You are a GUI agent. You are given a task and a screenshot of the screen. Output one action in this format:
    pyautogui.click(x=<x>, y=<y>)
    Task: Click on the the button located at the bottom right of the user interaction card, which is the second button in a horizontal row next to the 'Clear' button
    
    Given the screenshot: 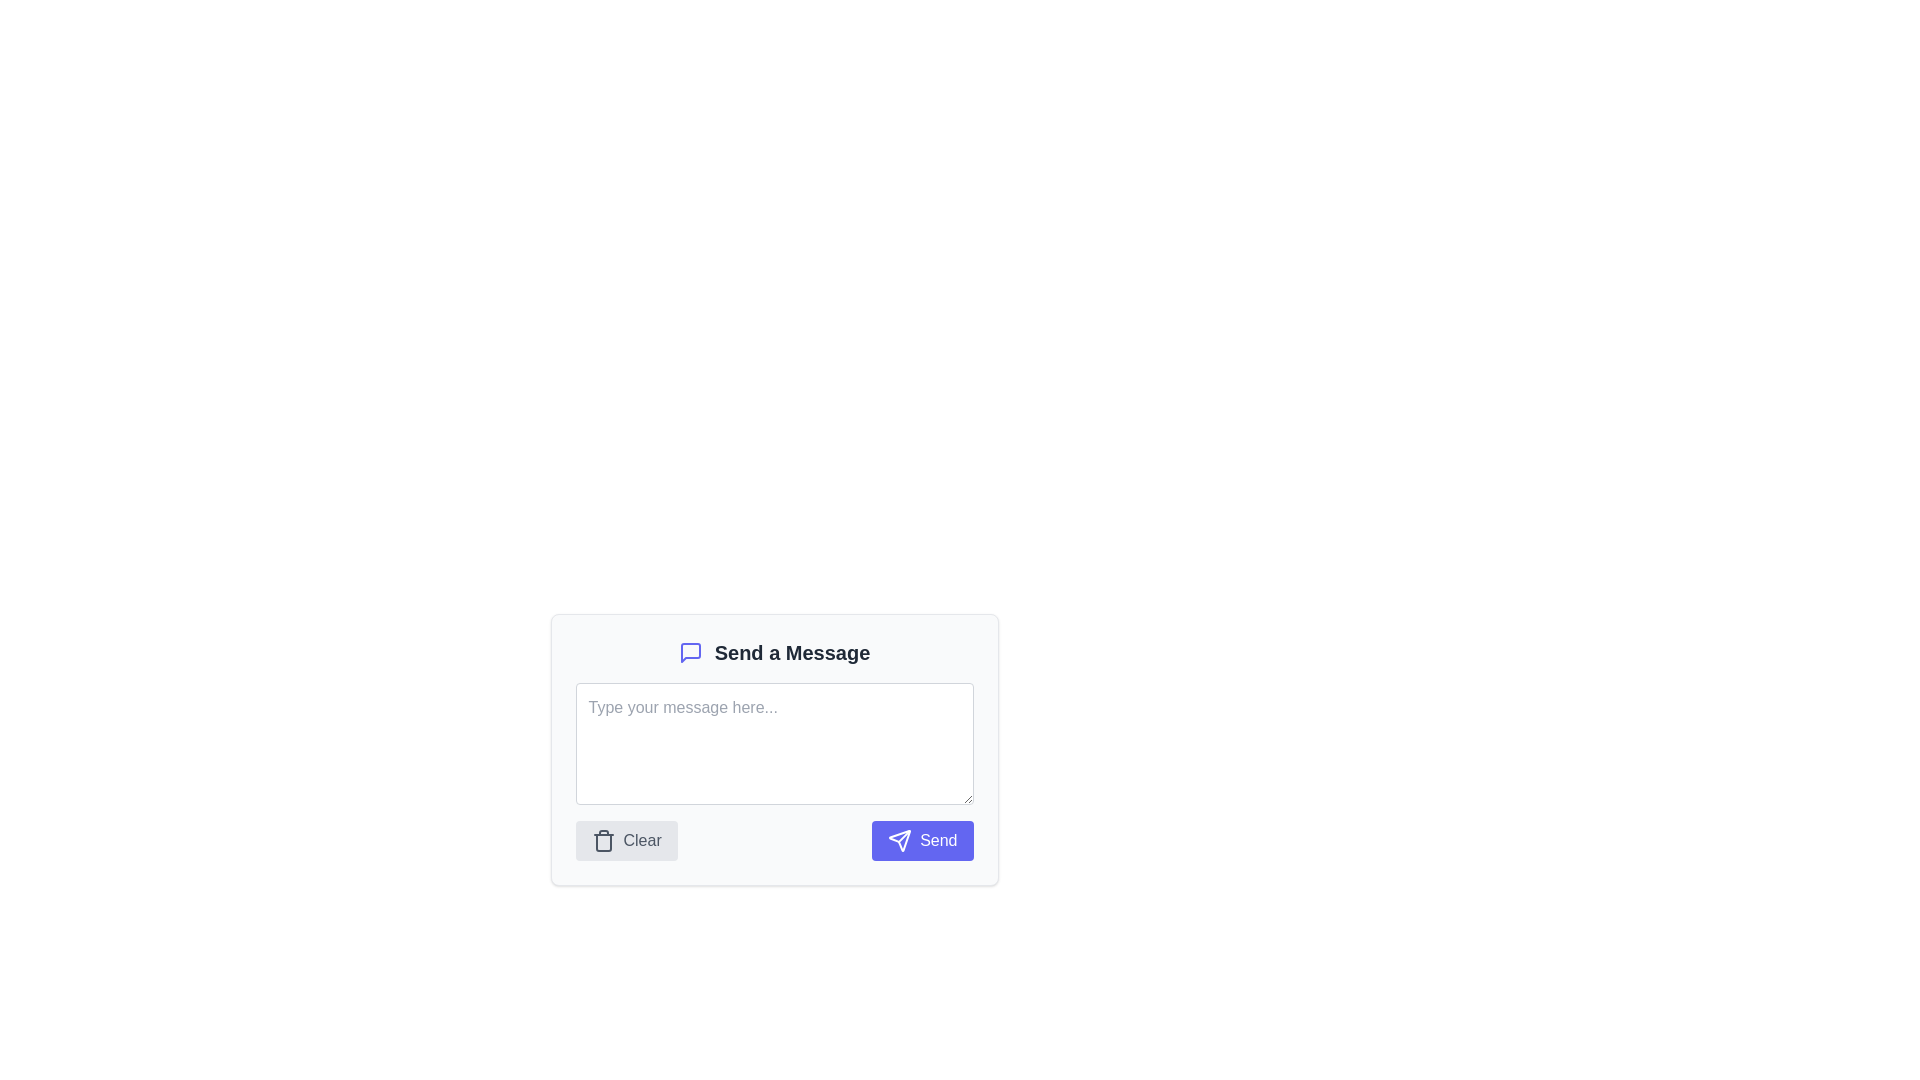 What is the action you would take?
    pyautogui.click(x=921, y=840)
    